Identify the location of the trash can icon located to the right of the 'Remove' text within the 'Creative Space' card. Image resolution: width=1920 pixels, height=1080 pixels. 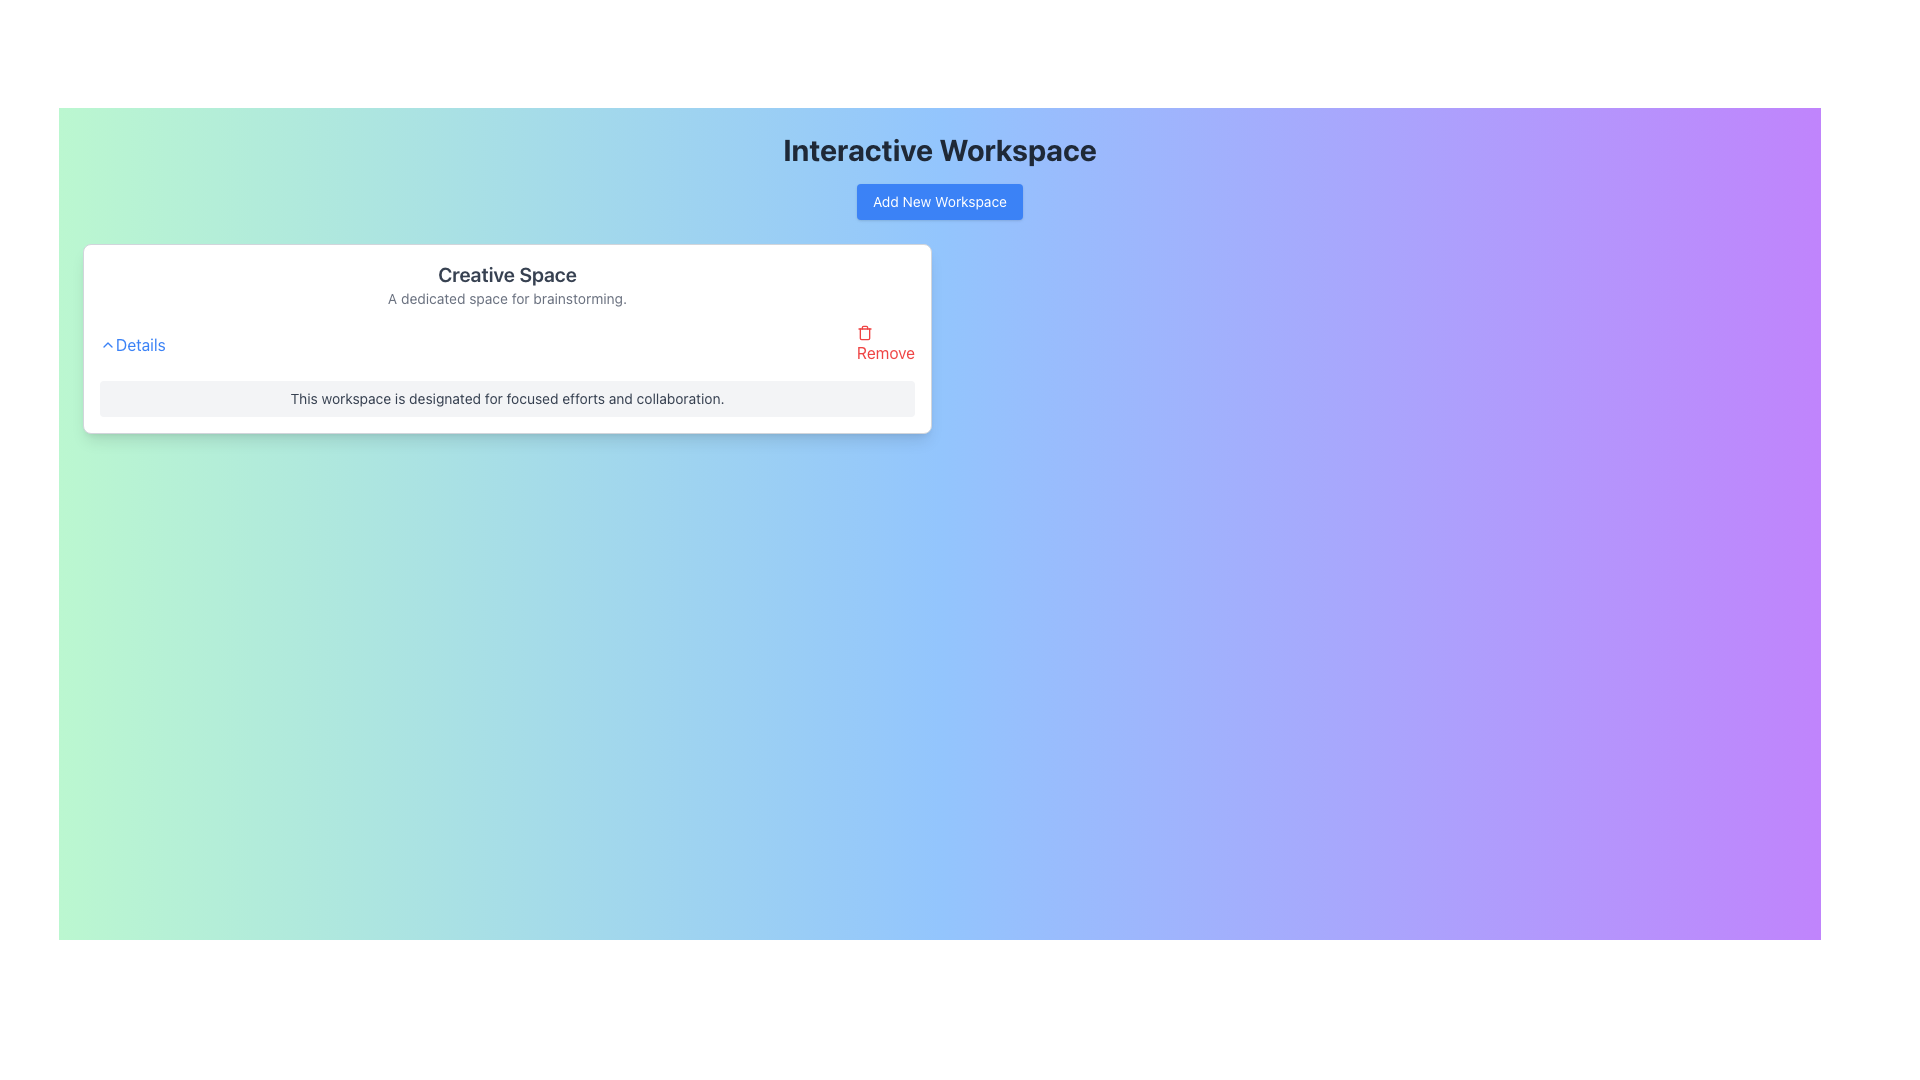
(864, 333).